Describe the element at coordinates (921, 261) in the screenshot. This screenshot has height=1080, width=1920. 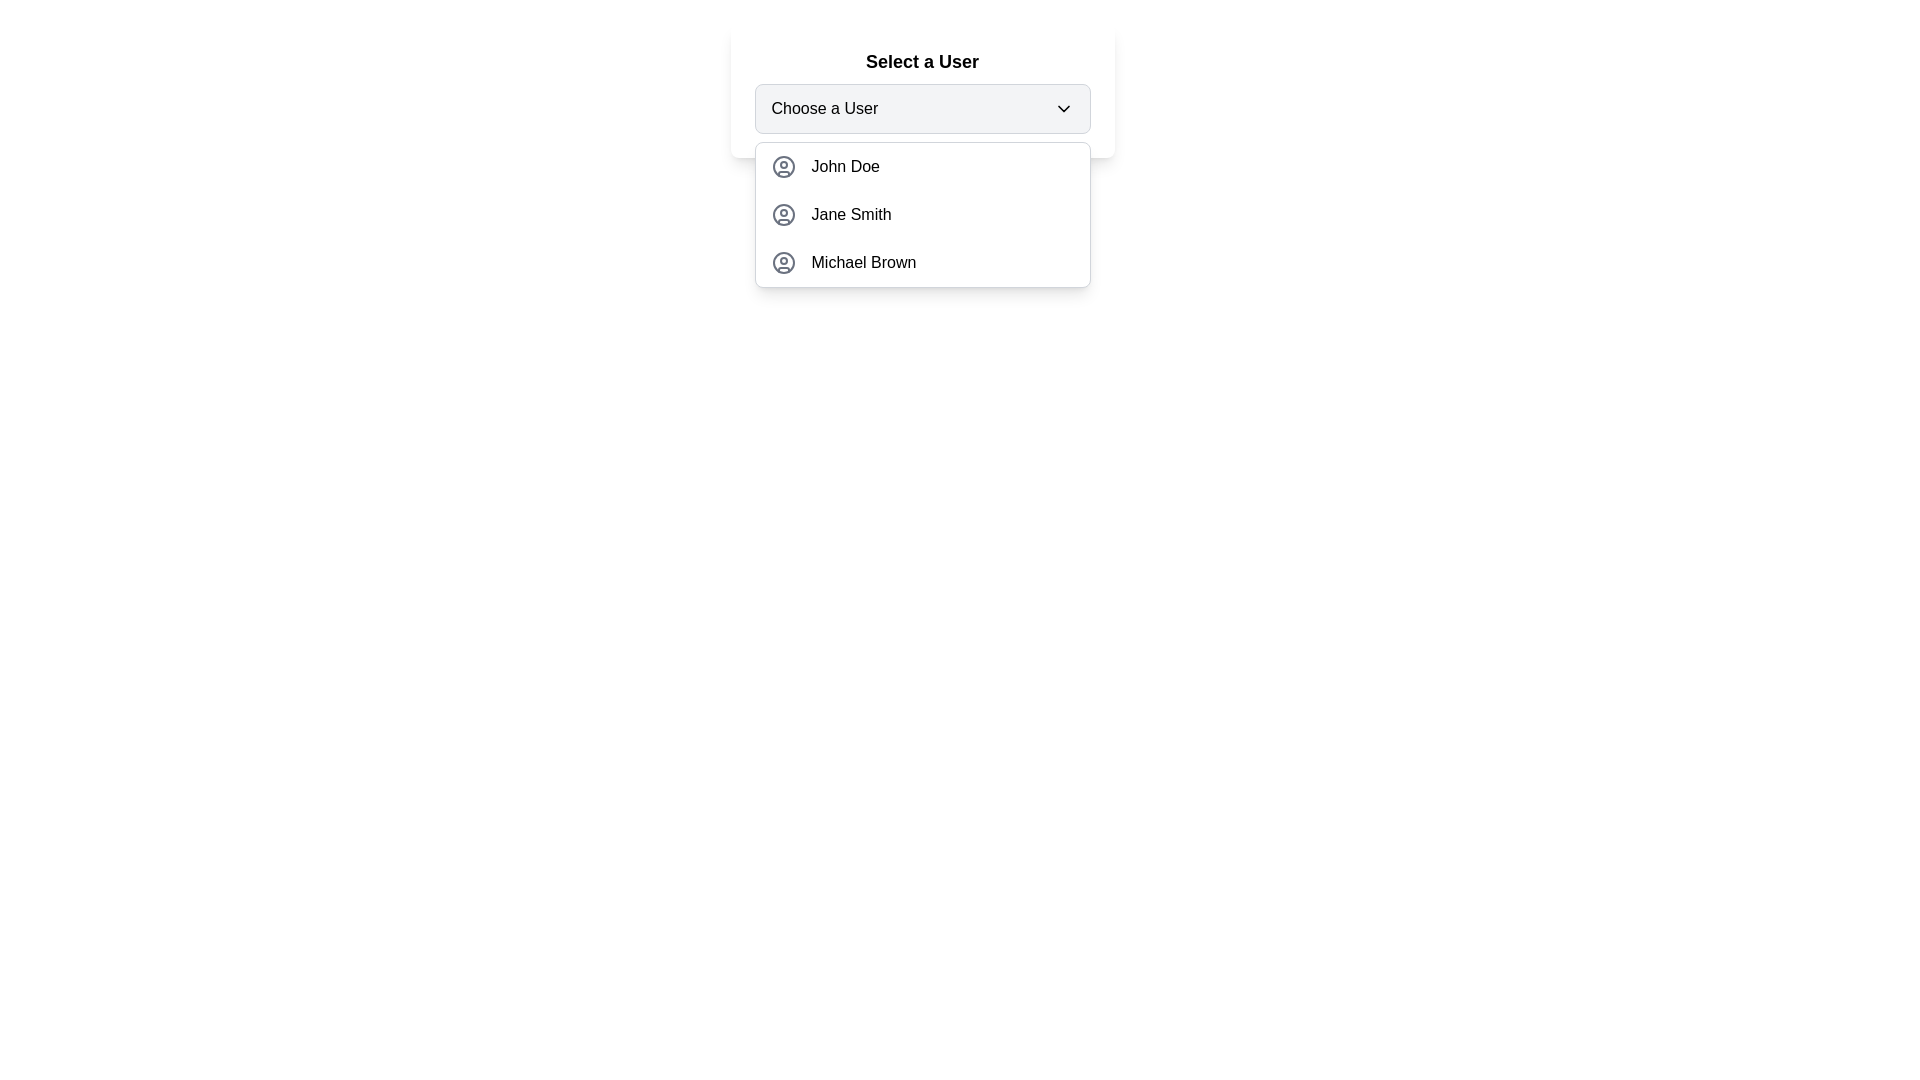
I see `the dropdown menu item displaying 'Michael Brown', which is the third option in the list below 'Select a User'` at that location.